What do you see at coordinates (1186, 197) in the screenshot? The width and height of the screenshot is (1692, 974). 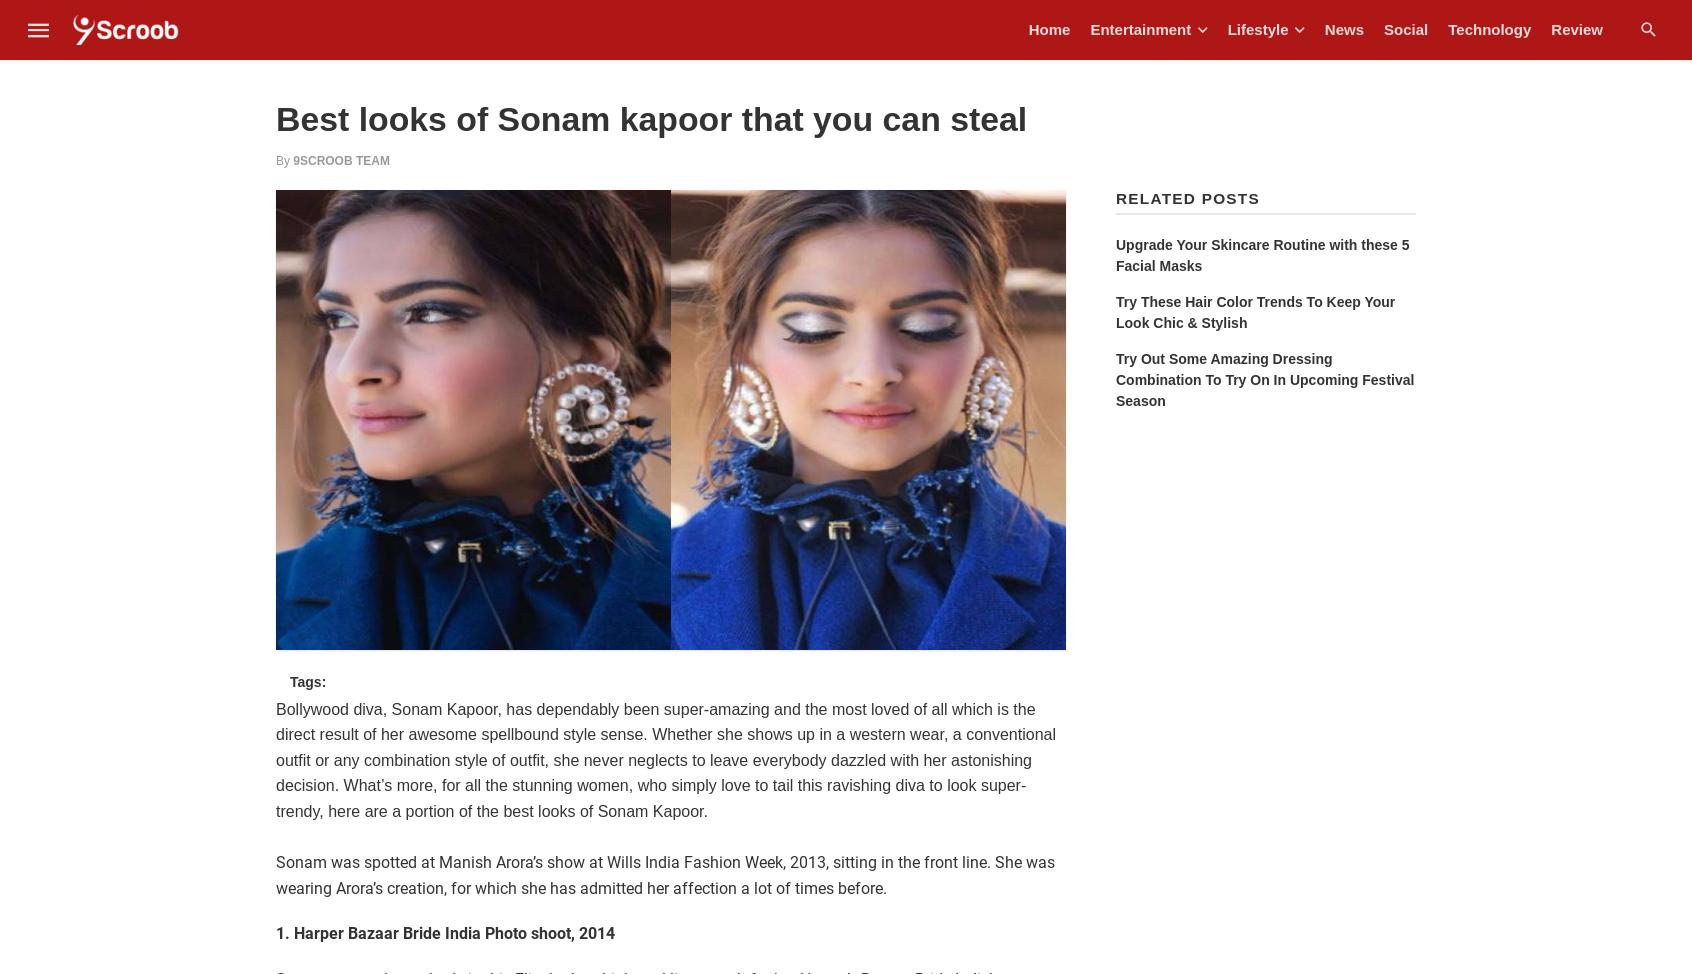 I see `'Related Posts'` at bounding box center [1186, 197].